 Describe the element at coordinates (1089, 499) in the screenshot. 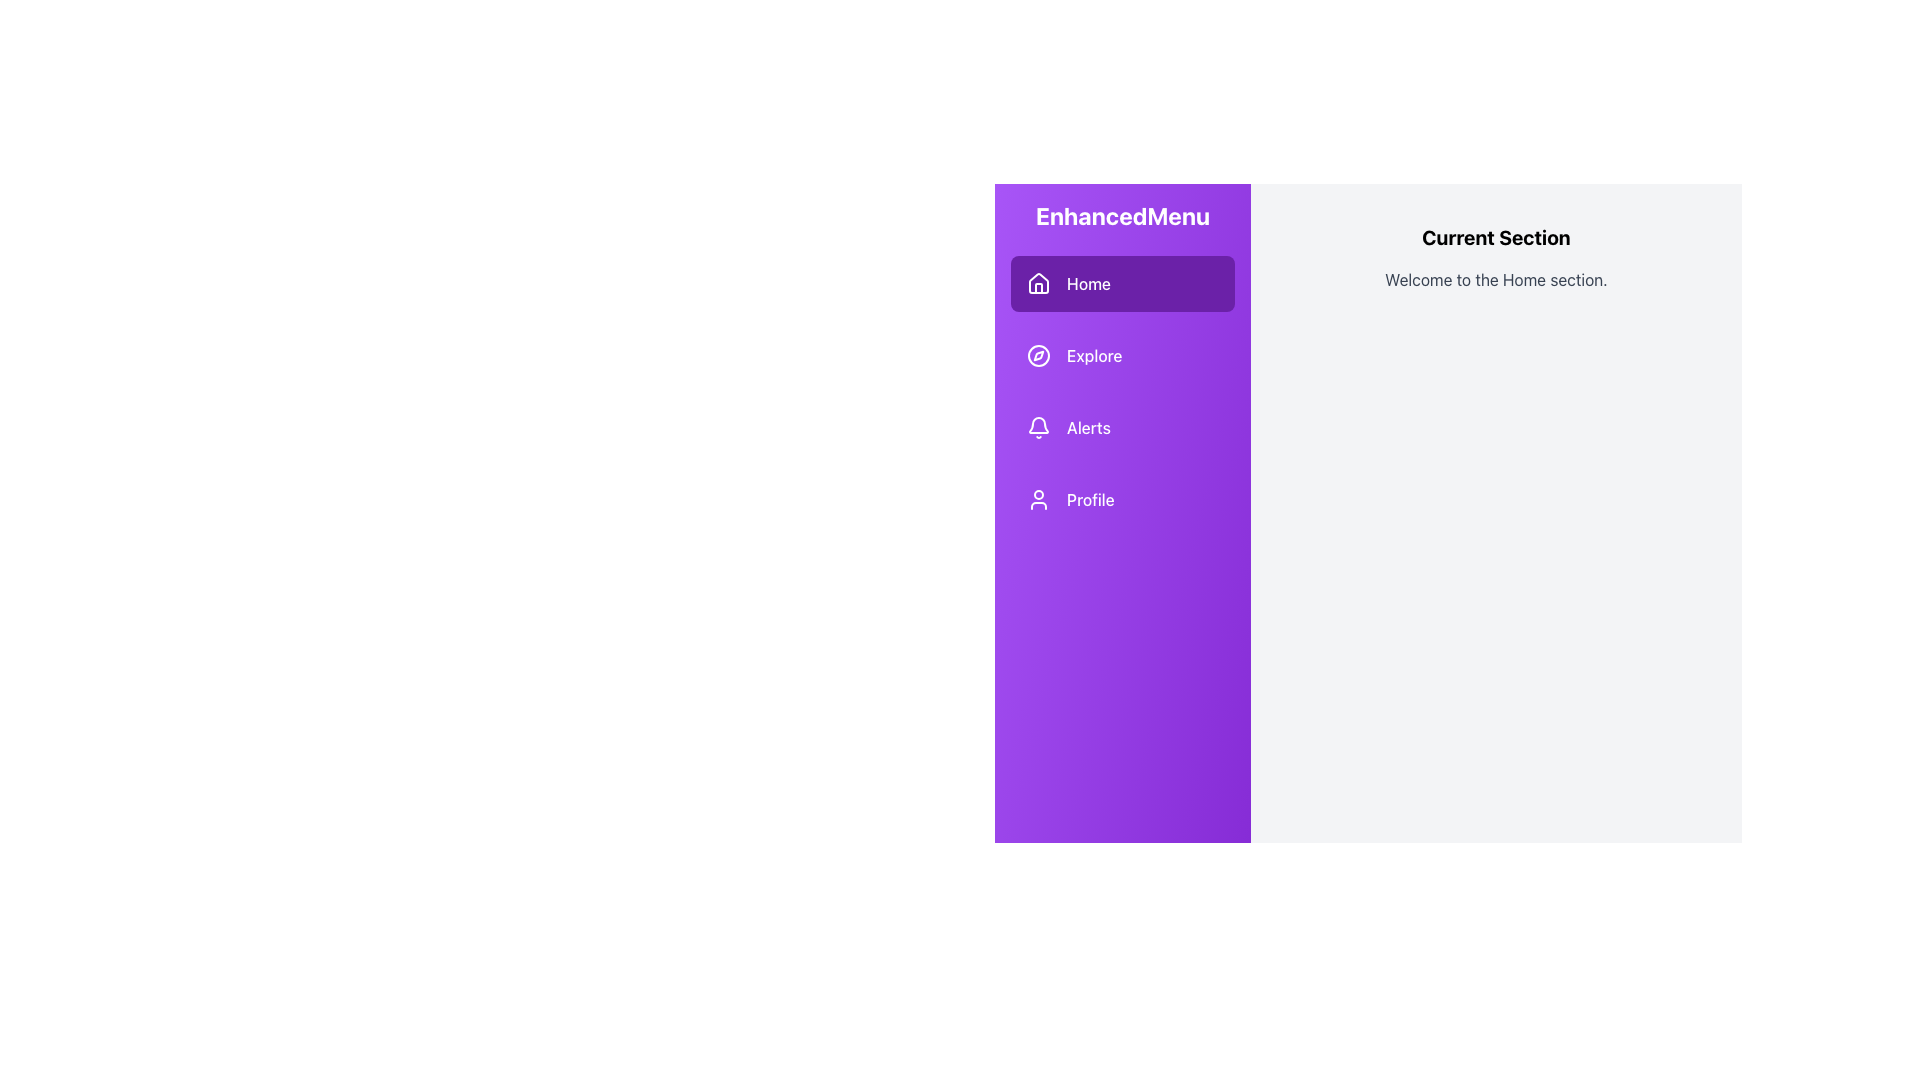

I see `text label representing the navigation option to the 'Profile' area located in the vertical menu on the left side of the interface, positioned below the 'Alerts' item` at that location.